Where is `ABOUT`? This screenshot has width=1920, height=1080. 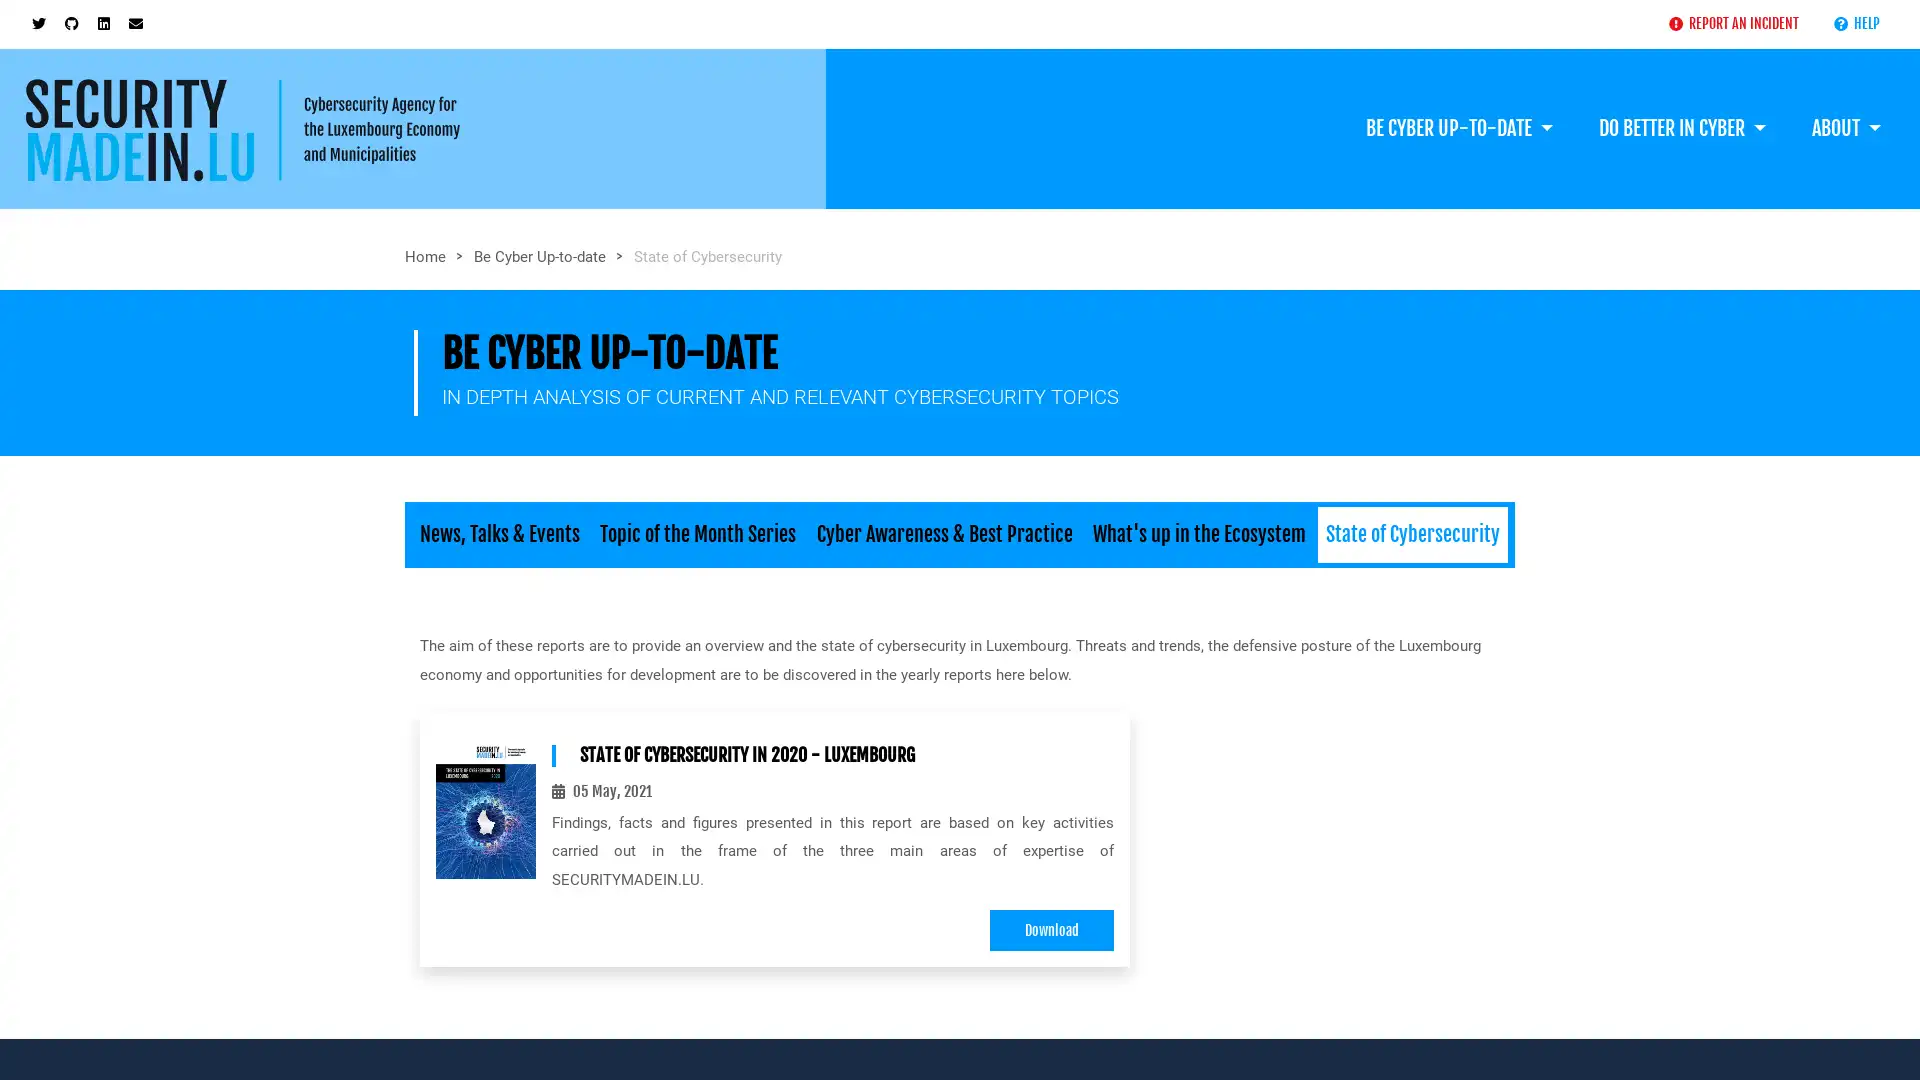 ABOUT is located at coordinates (1845, 108).